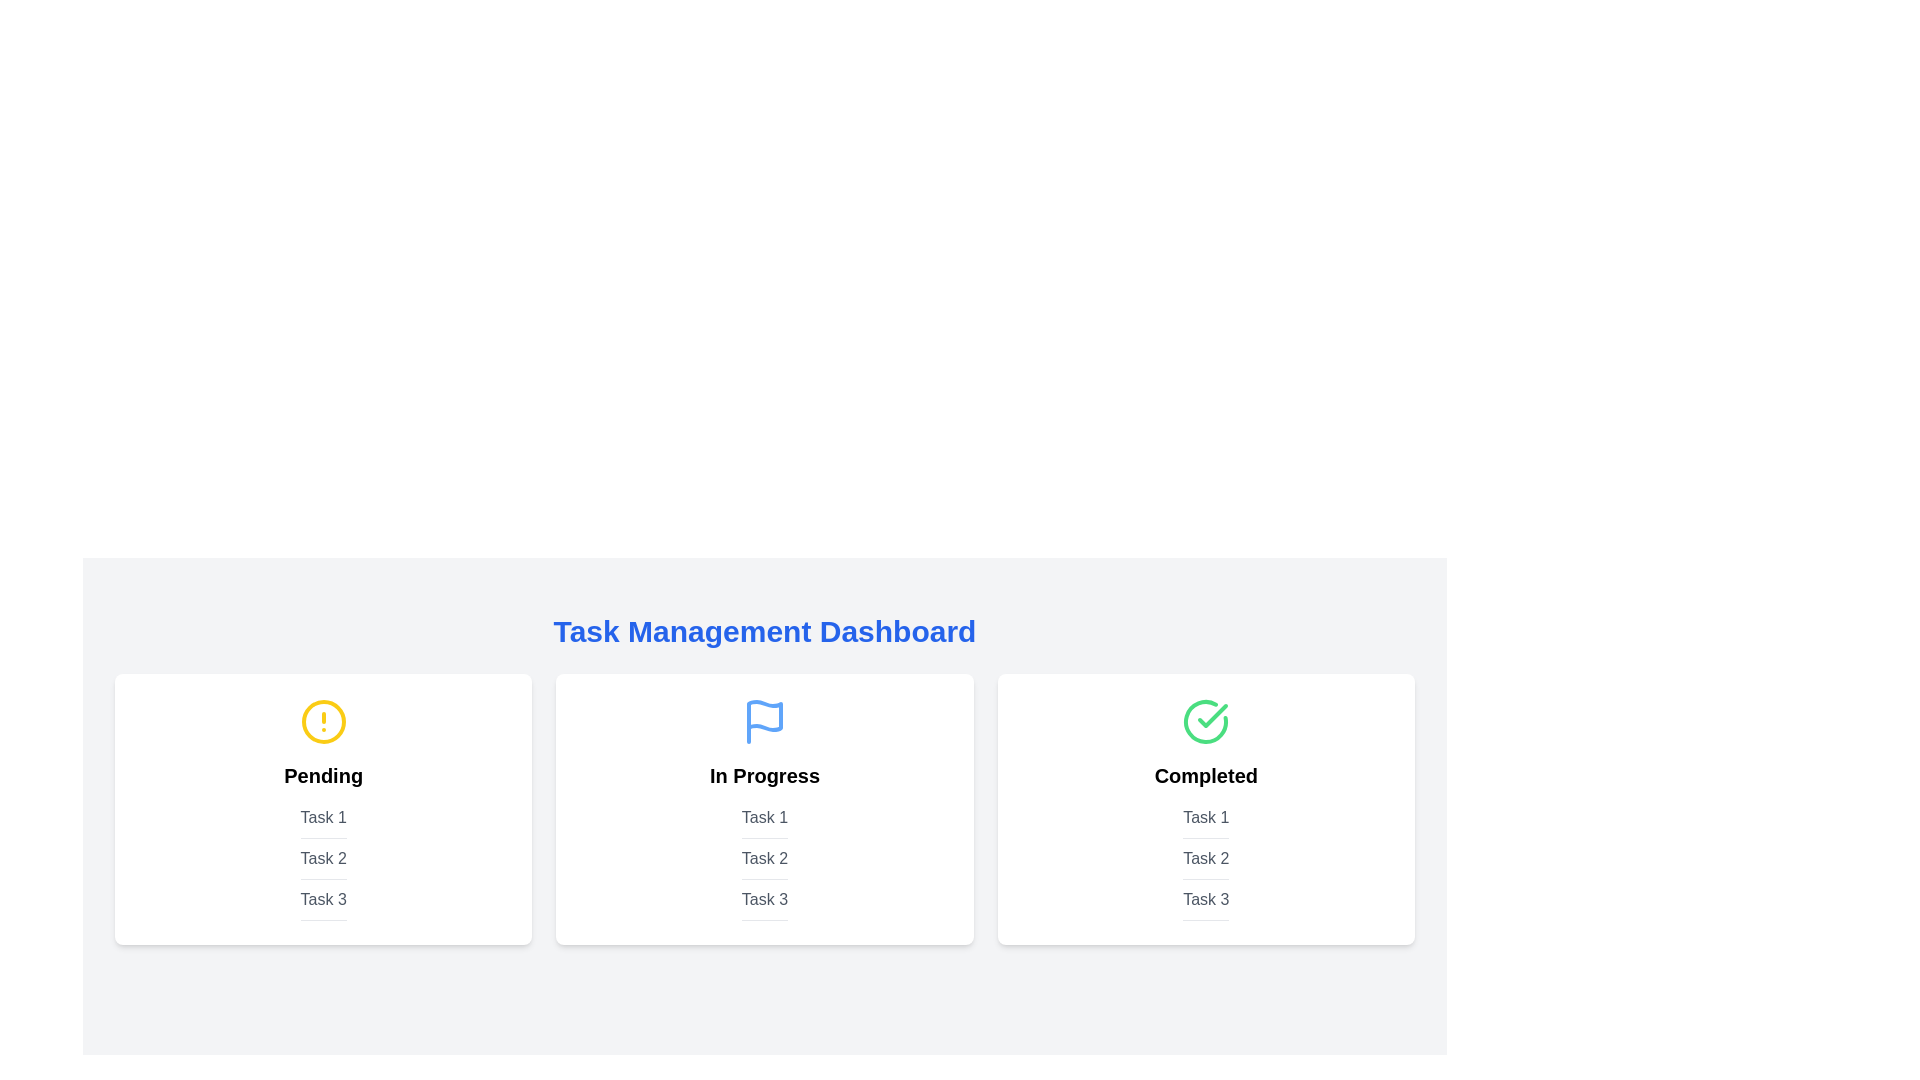  What do you see at coordinates (323, 862) in the screenshot?
I see `the second task label in the 'Pending' category of the task management dashboard` at bounding box center [323, 862].